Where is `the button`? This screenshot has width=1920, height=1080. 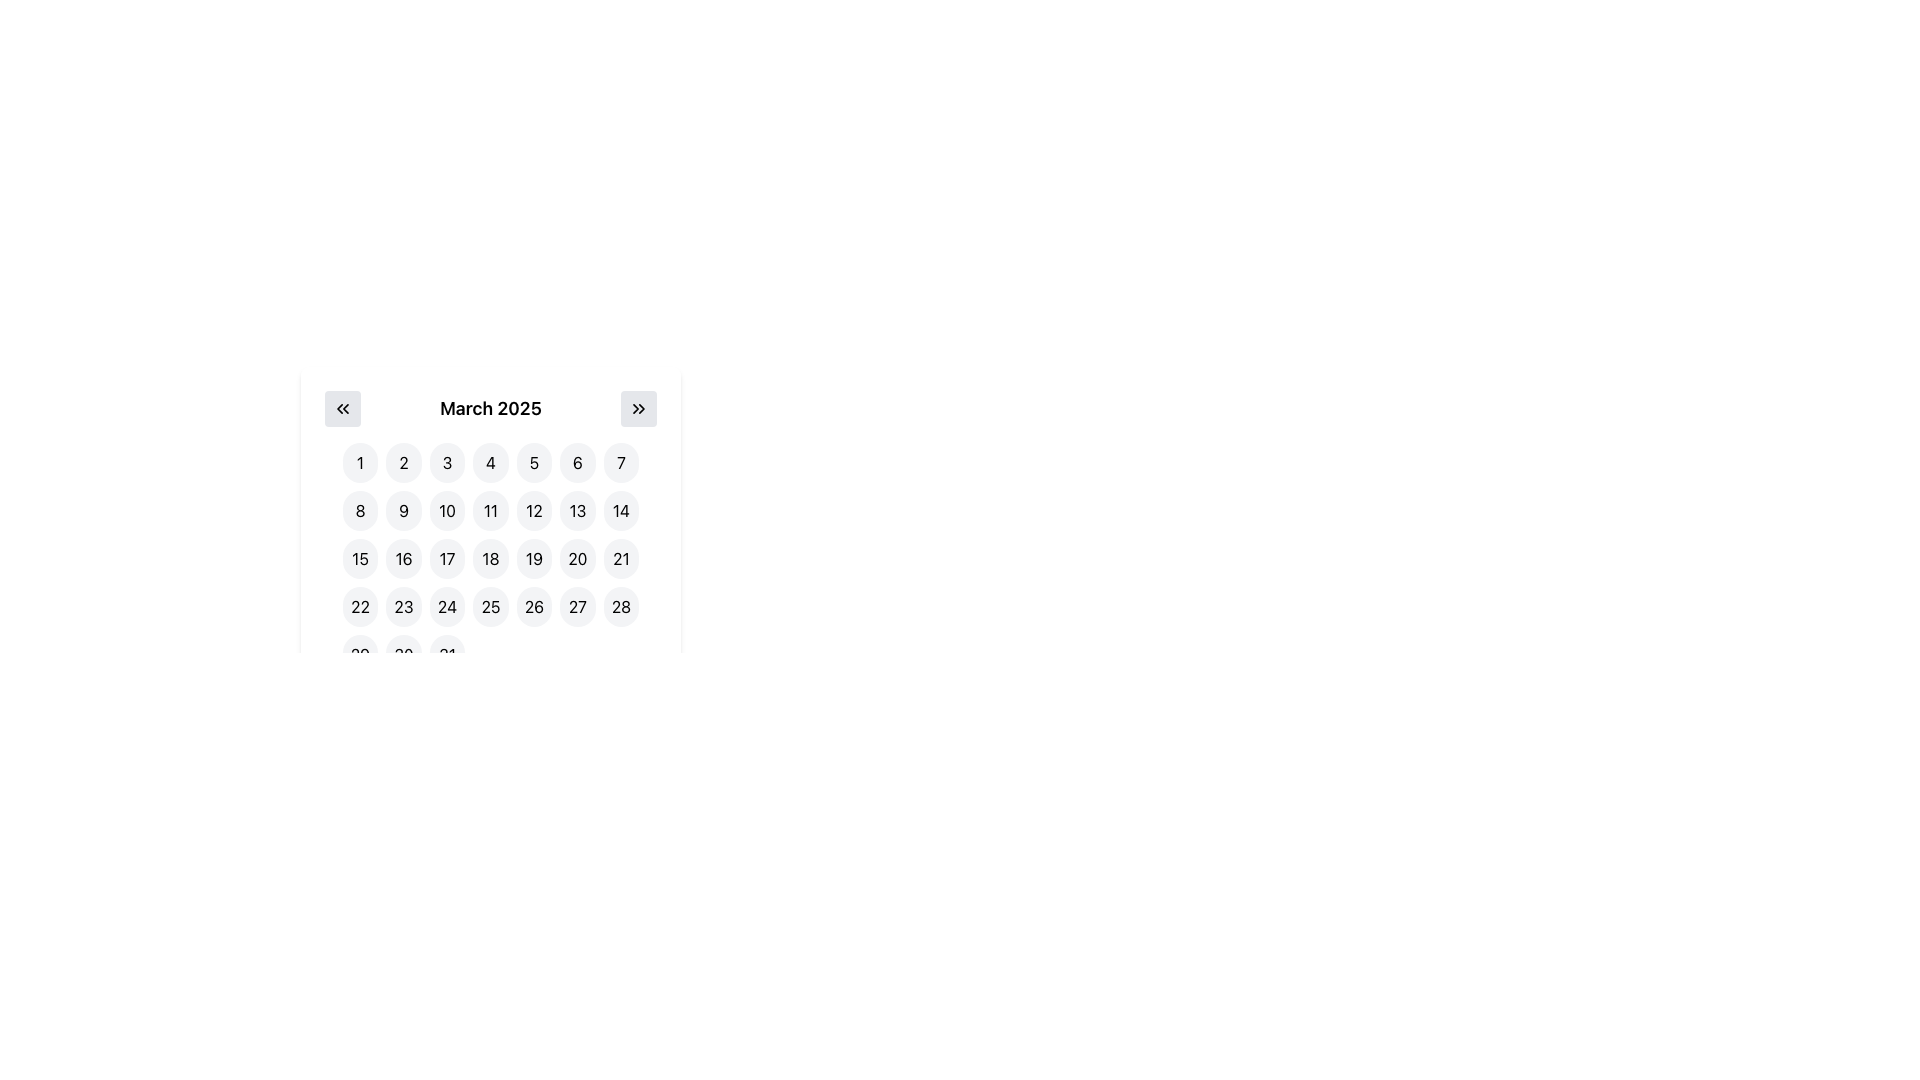 the button is located at coordinates (360, 509).